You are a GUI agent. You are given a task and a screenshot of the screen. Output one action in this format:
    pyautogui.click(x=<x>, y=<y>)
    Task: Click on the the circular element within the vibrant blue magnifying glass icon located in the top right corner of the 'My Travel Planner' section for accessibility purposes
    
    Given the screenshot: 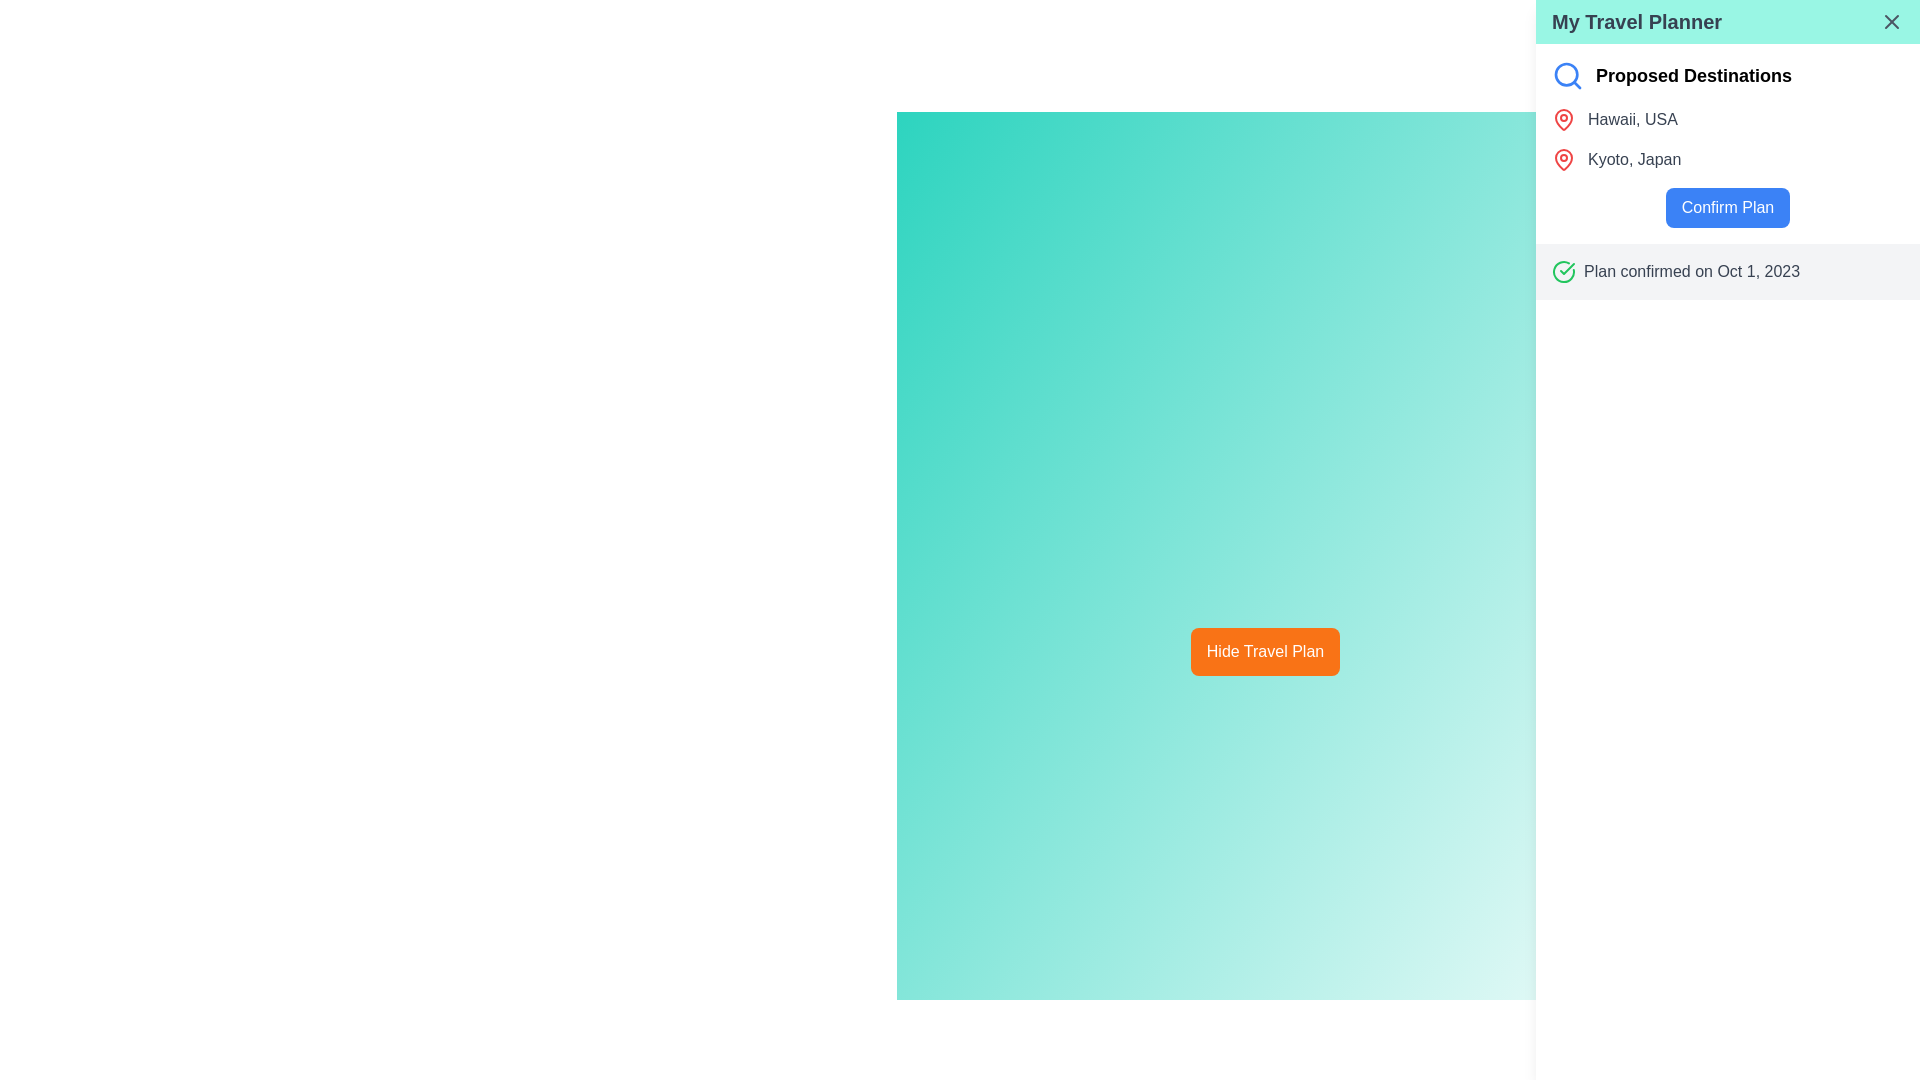 What is the action you would take?
    pyautogui.click(x=1565, y=73)
    